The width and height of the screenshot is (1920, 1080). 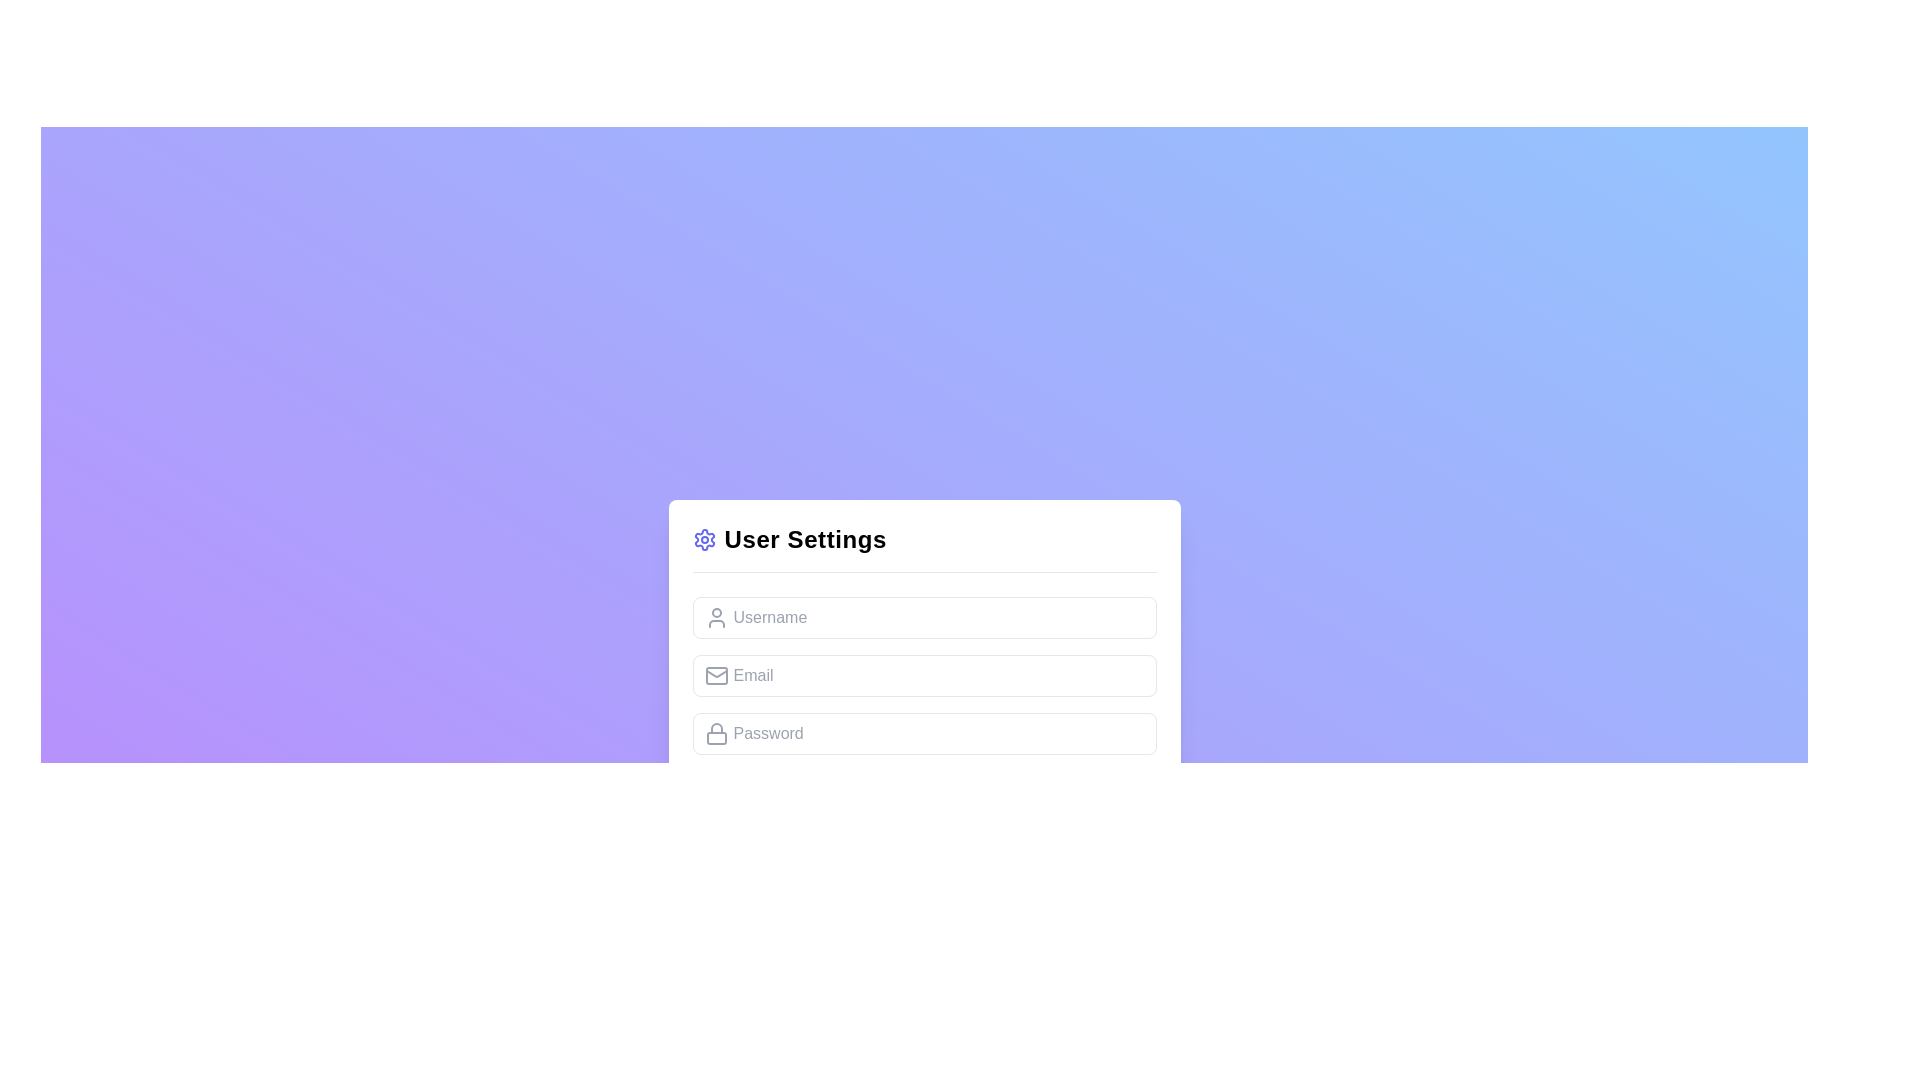 I want to click on or tab through the grouped input fields for Username, Email, and Password within the 'User Settings' card layout, so click(x=923, y=702).